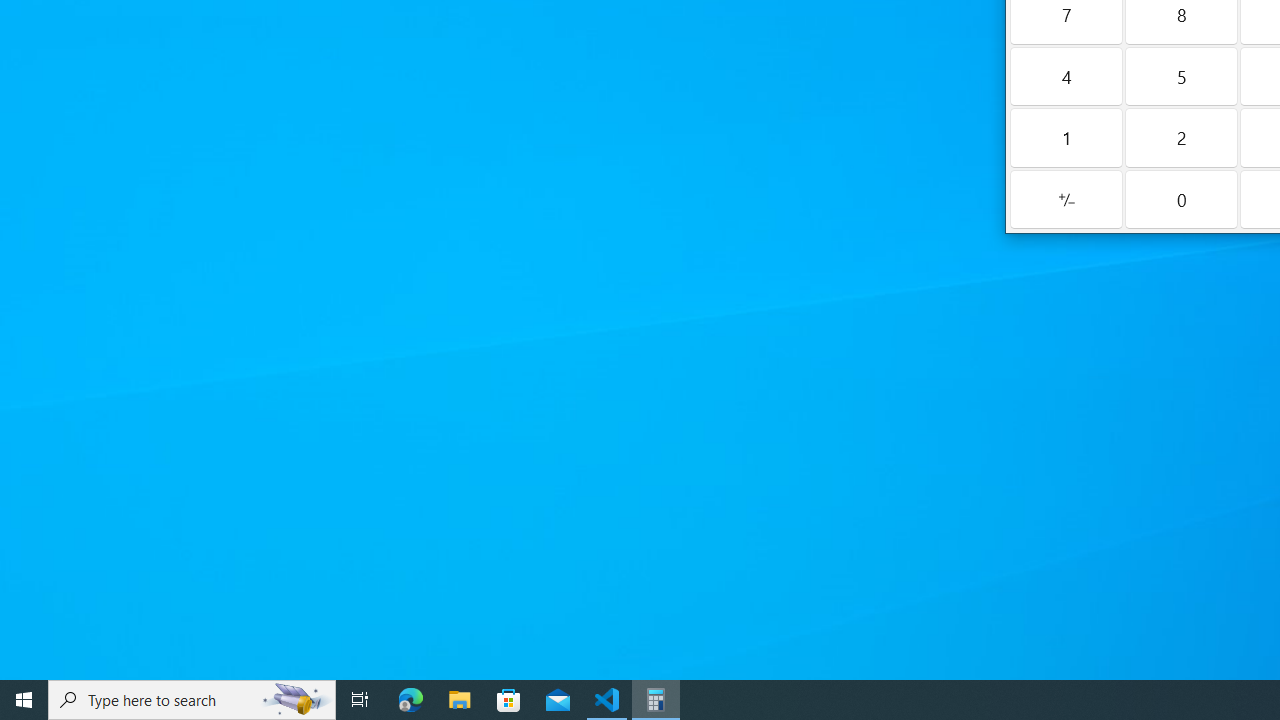 The width and height of the screenshot is (1280, 720). Describe the element at coordinates (509, 698) in the screenshot. I see `'Microsoft Store'` at that location.